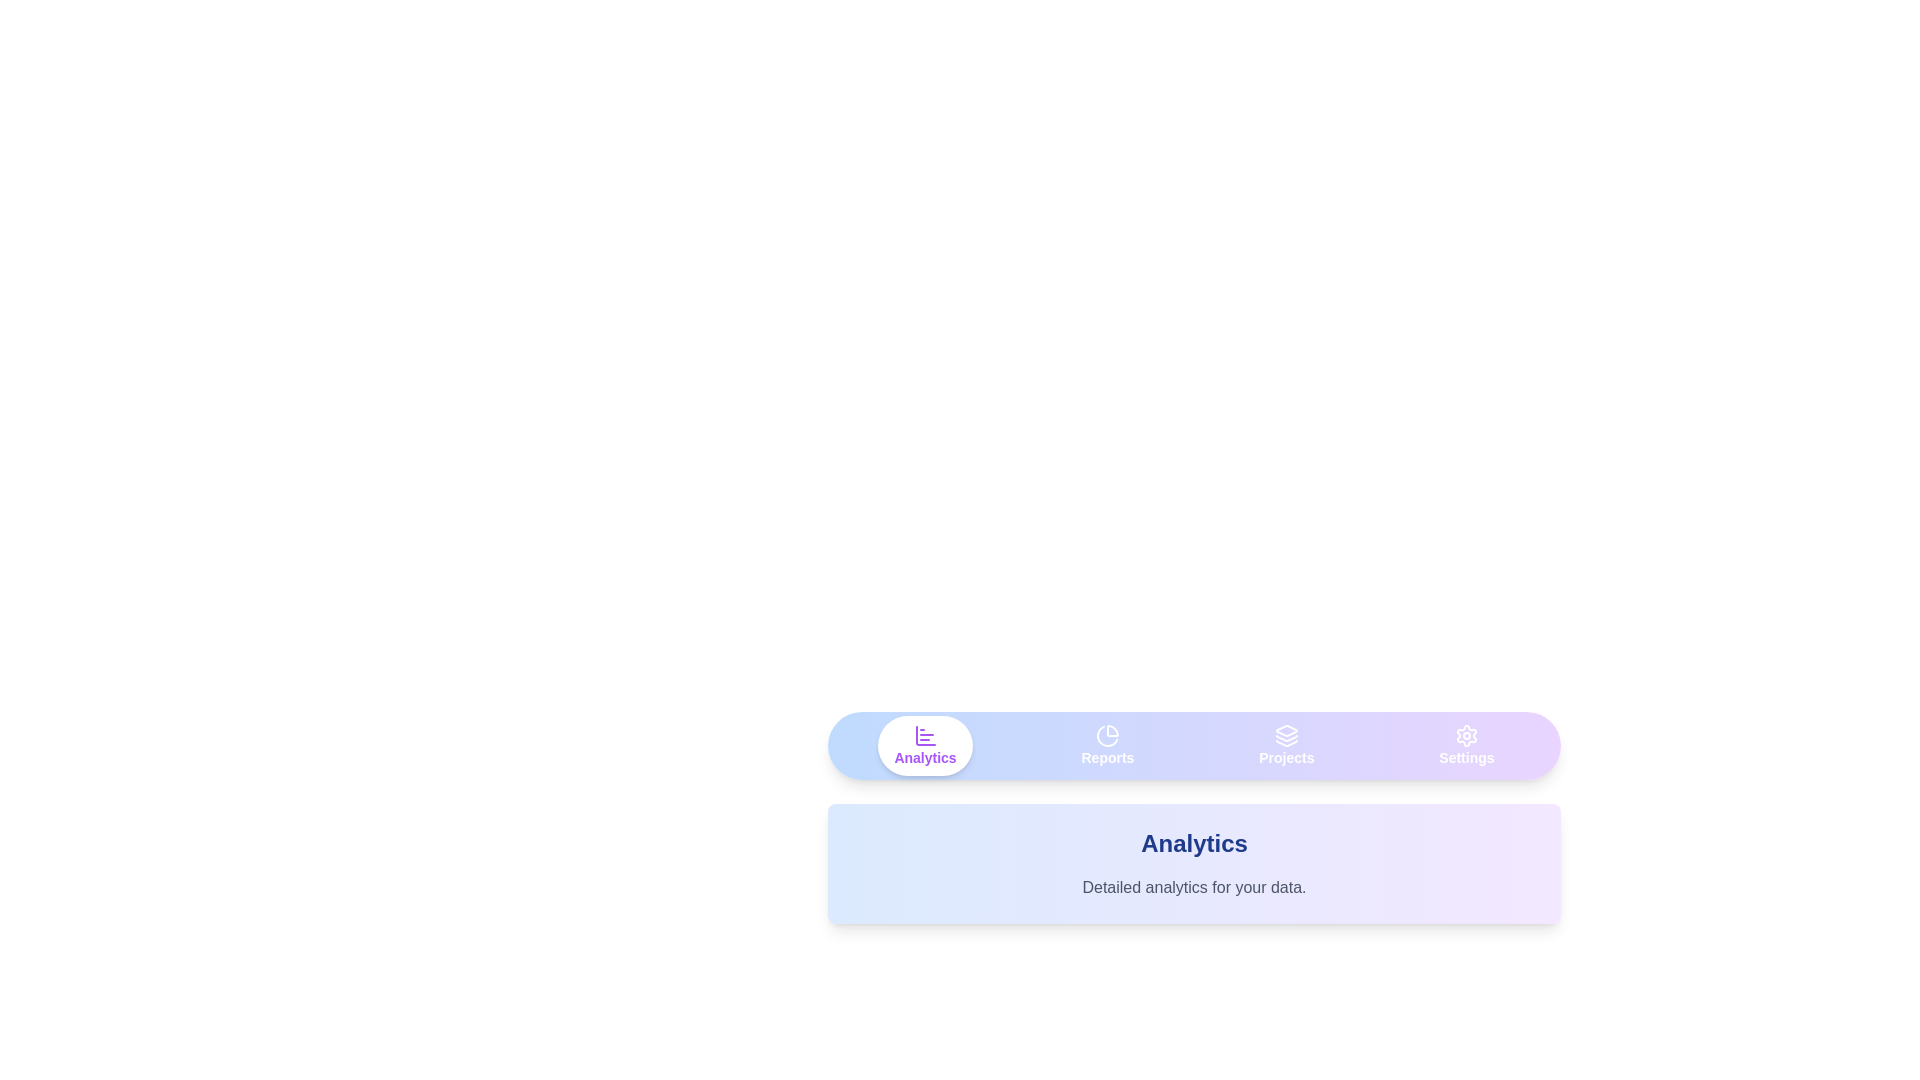 The width and height of the screenshot is (1920, 1080). I want to click on the tab button labeled 'Analytics' to observe the hover effect, so click(924, 745).